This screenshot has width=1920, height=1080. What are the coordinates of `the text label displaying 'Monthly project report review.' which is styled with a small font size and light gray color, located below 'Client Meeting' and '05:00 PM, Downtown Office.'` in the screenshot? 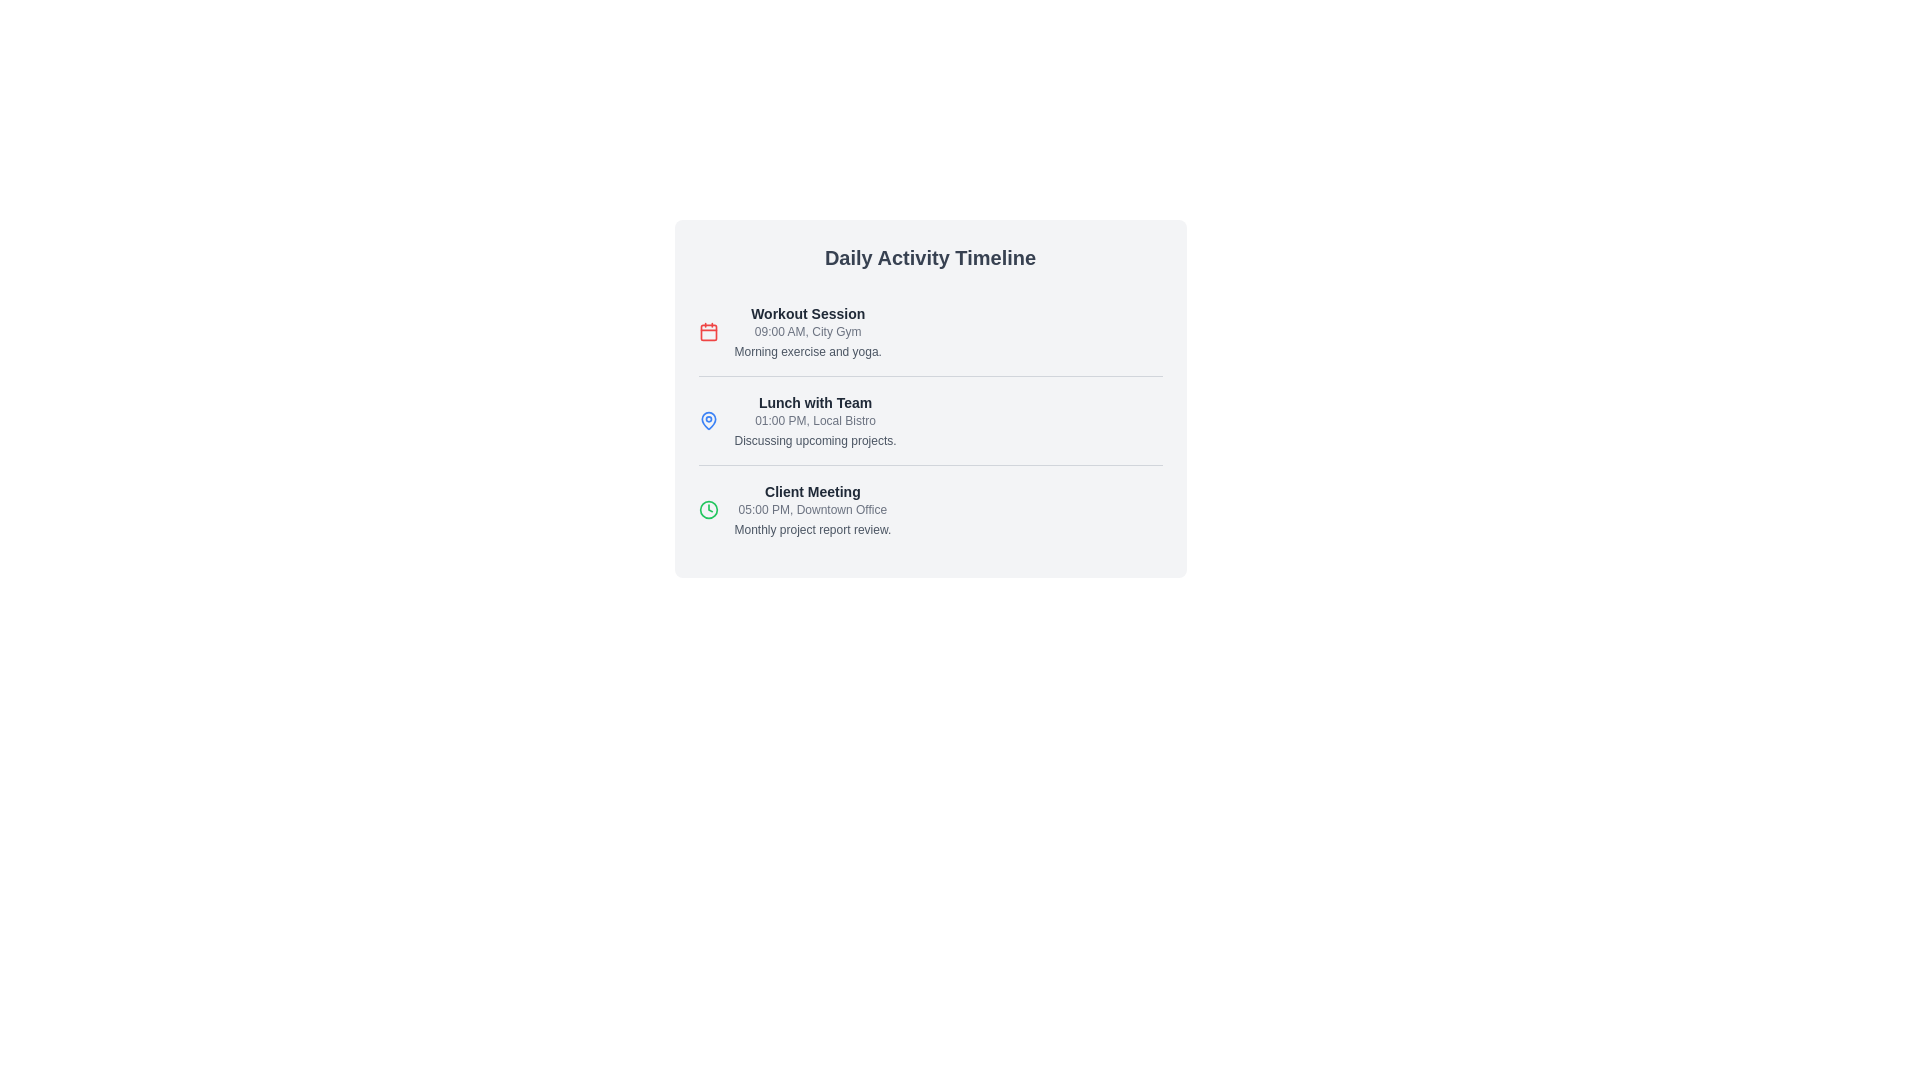 It's located at (812, 528).